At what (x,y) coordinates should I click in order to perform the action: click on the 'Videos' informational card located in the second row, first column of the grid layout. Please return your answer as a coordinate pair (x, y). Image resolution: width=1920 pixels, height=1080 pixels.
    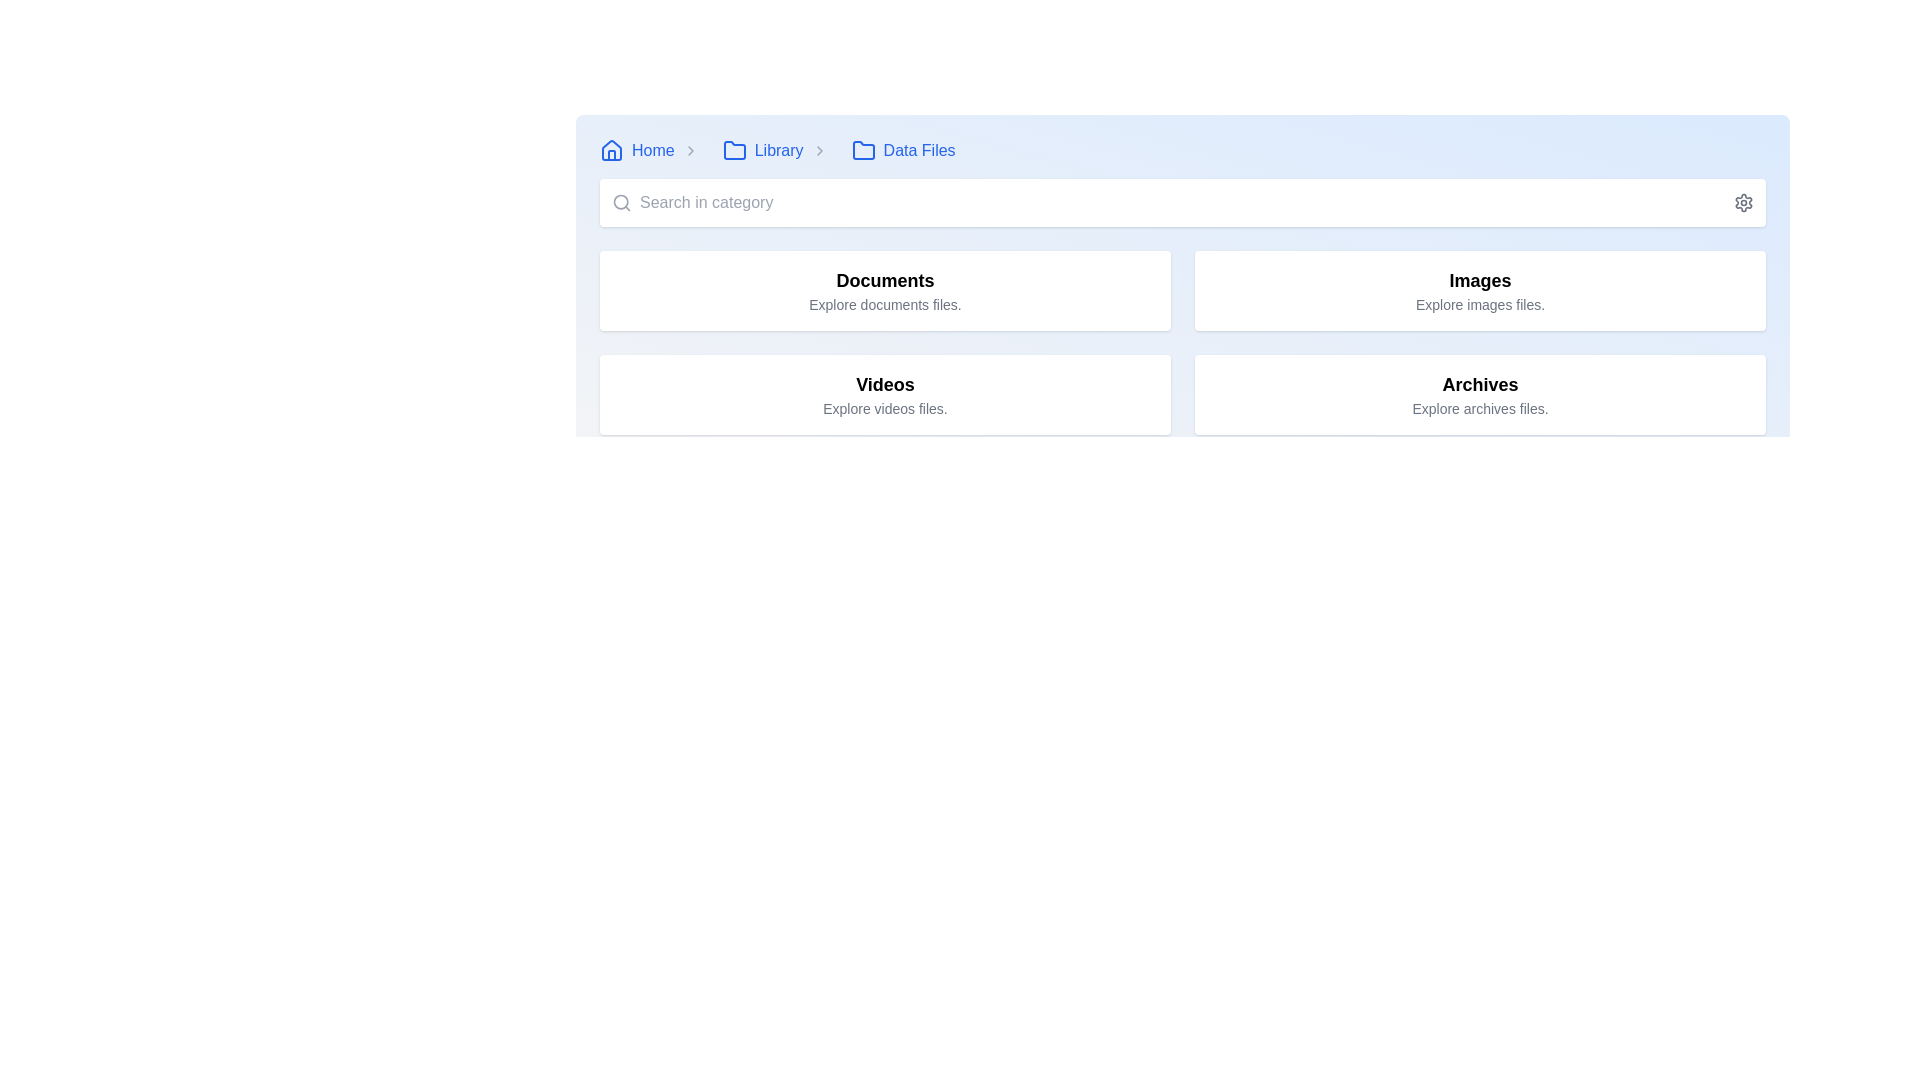
    Looking at the image, I should click on (884, 394).